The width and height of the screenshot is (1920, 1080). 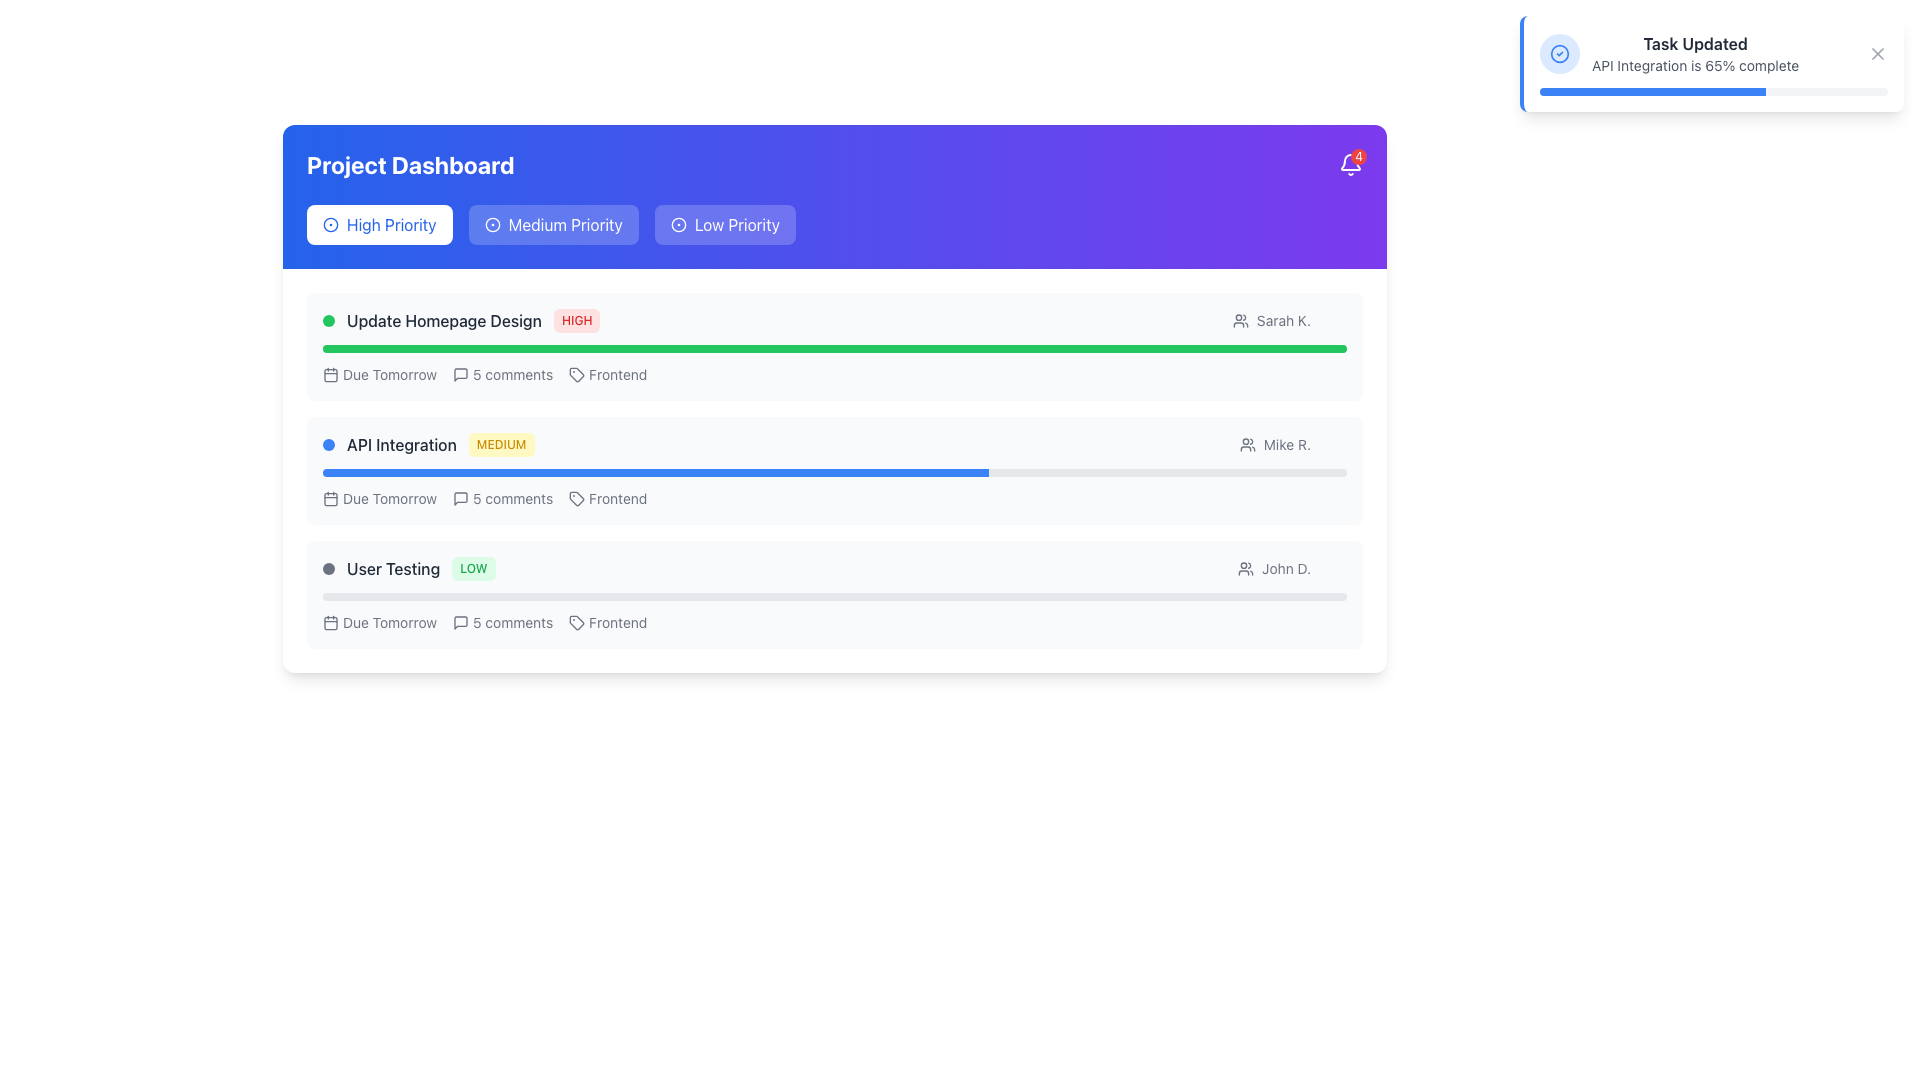 I want to click on the circular outline with a blue stroke, located within the notification icon in the top-right corner of the dashboard heading section, which is associated with the 'Low Priority' label, so click(x=678, y=224).